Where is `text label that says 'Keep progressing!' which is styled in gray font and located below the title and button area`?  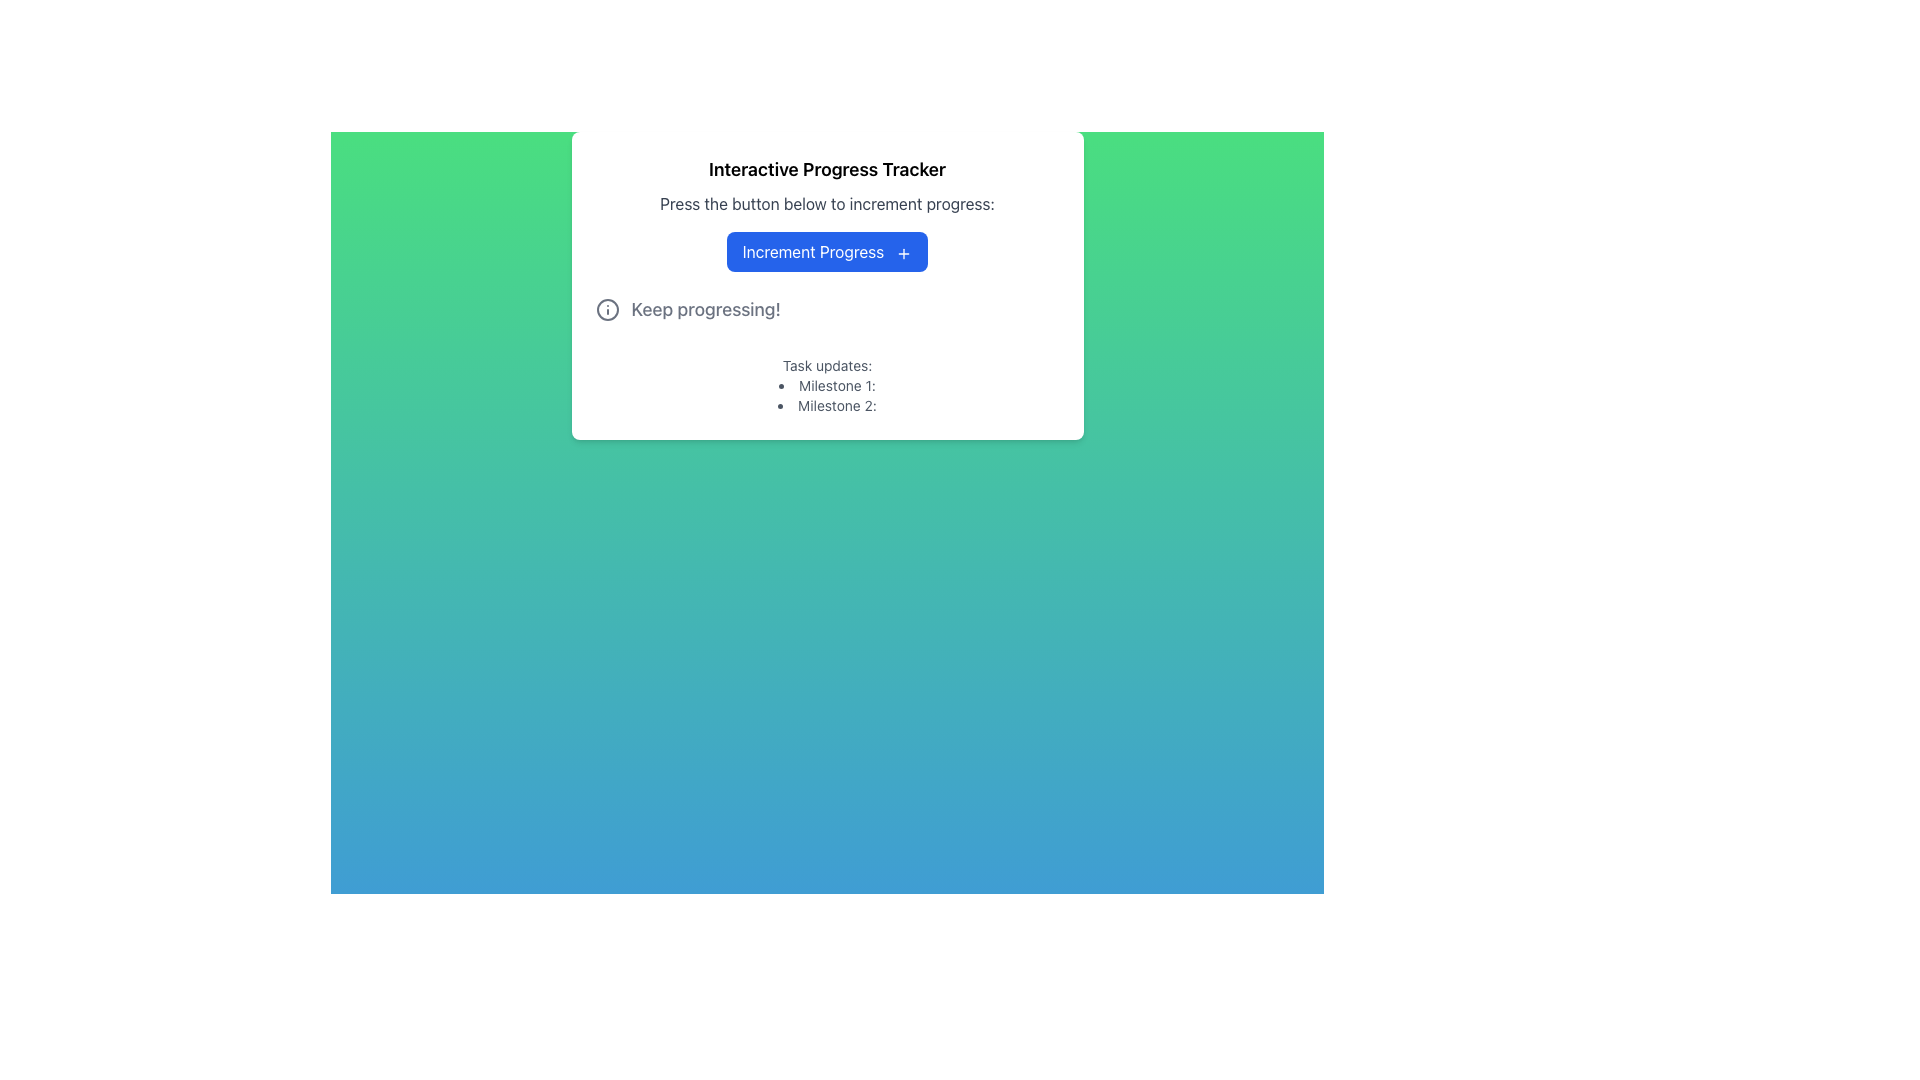
text label that says 'Keep progressing!' which is styled in gray font and located below the title and button area is located at coordinates (706, 309).